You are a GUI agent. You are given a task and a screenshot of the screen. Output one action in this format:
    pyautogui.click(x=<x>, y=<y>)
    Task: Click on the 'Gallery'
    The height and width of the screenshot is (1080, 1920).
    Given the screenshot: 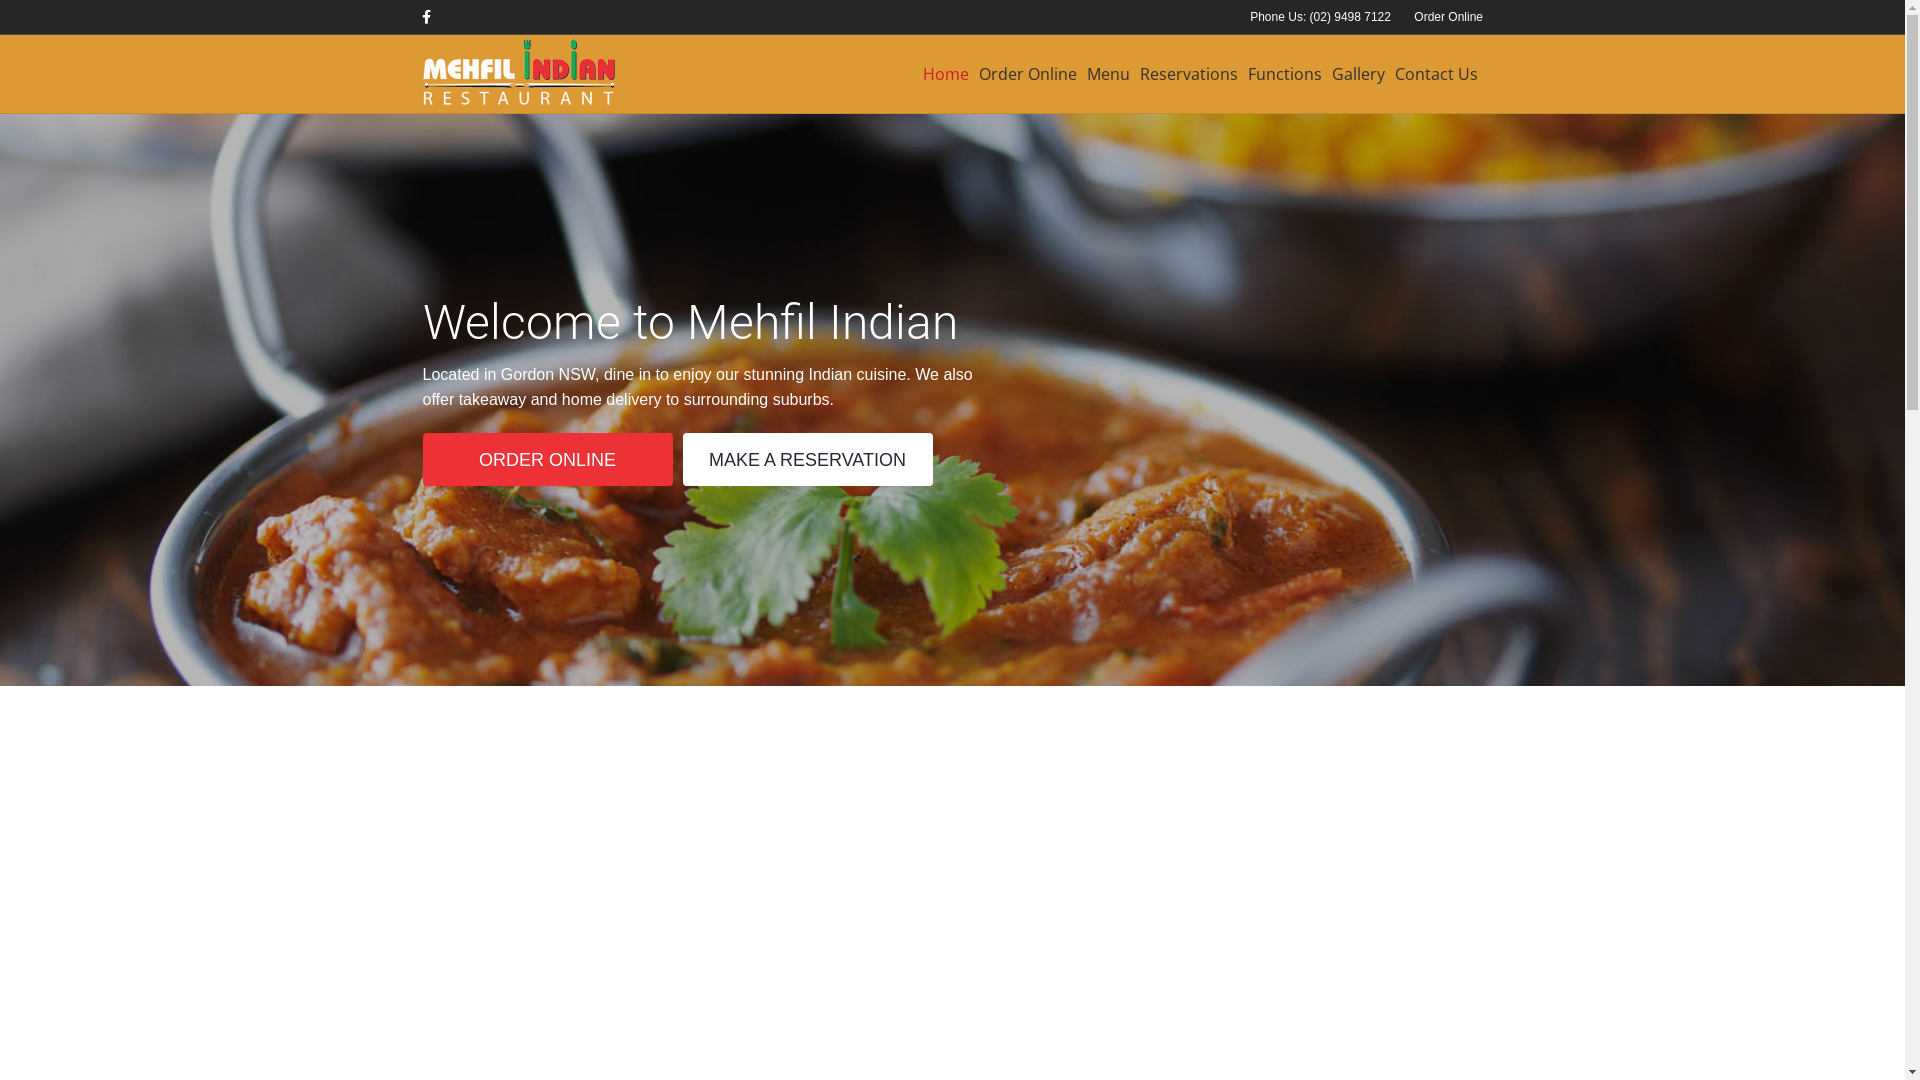 What is the action you would take?
    pyautogui.click(x=1358, y=72)
    